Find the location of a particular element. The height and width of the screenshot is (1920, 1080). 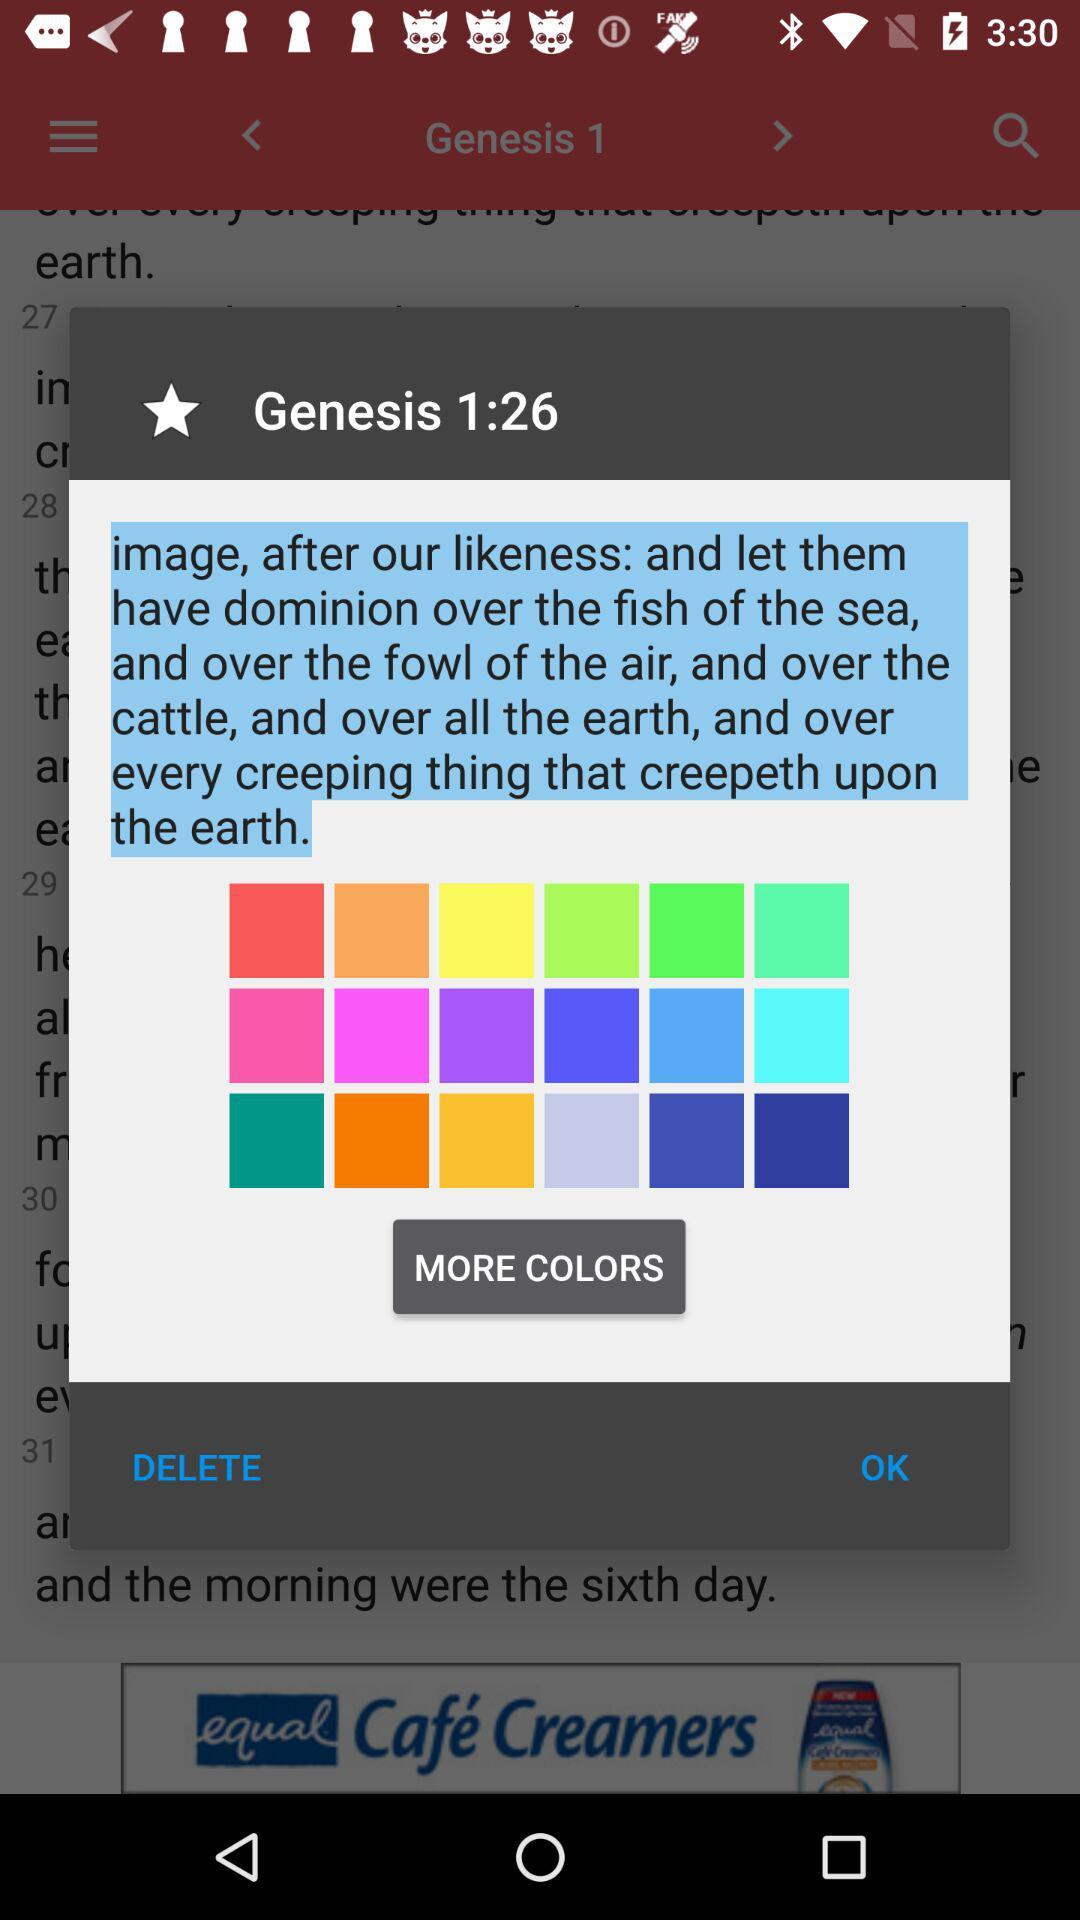

icon below the and god said icon is located at coordinates (695, 929).